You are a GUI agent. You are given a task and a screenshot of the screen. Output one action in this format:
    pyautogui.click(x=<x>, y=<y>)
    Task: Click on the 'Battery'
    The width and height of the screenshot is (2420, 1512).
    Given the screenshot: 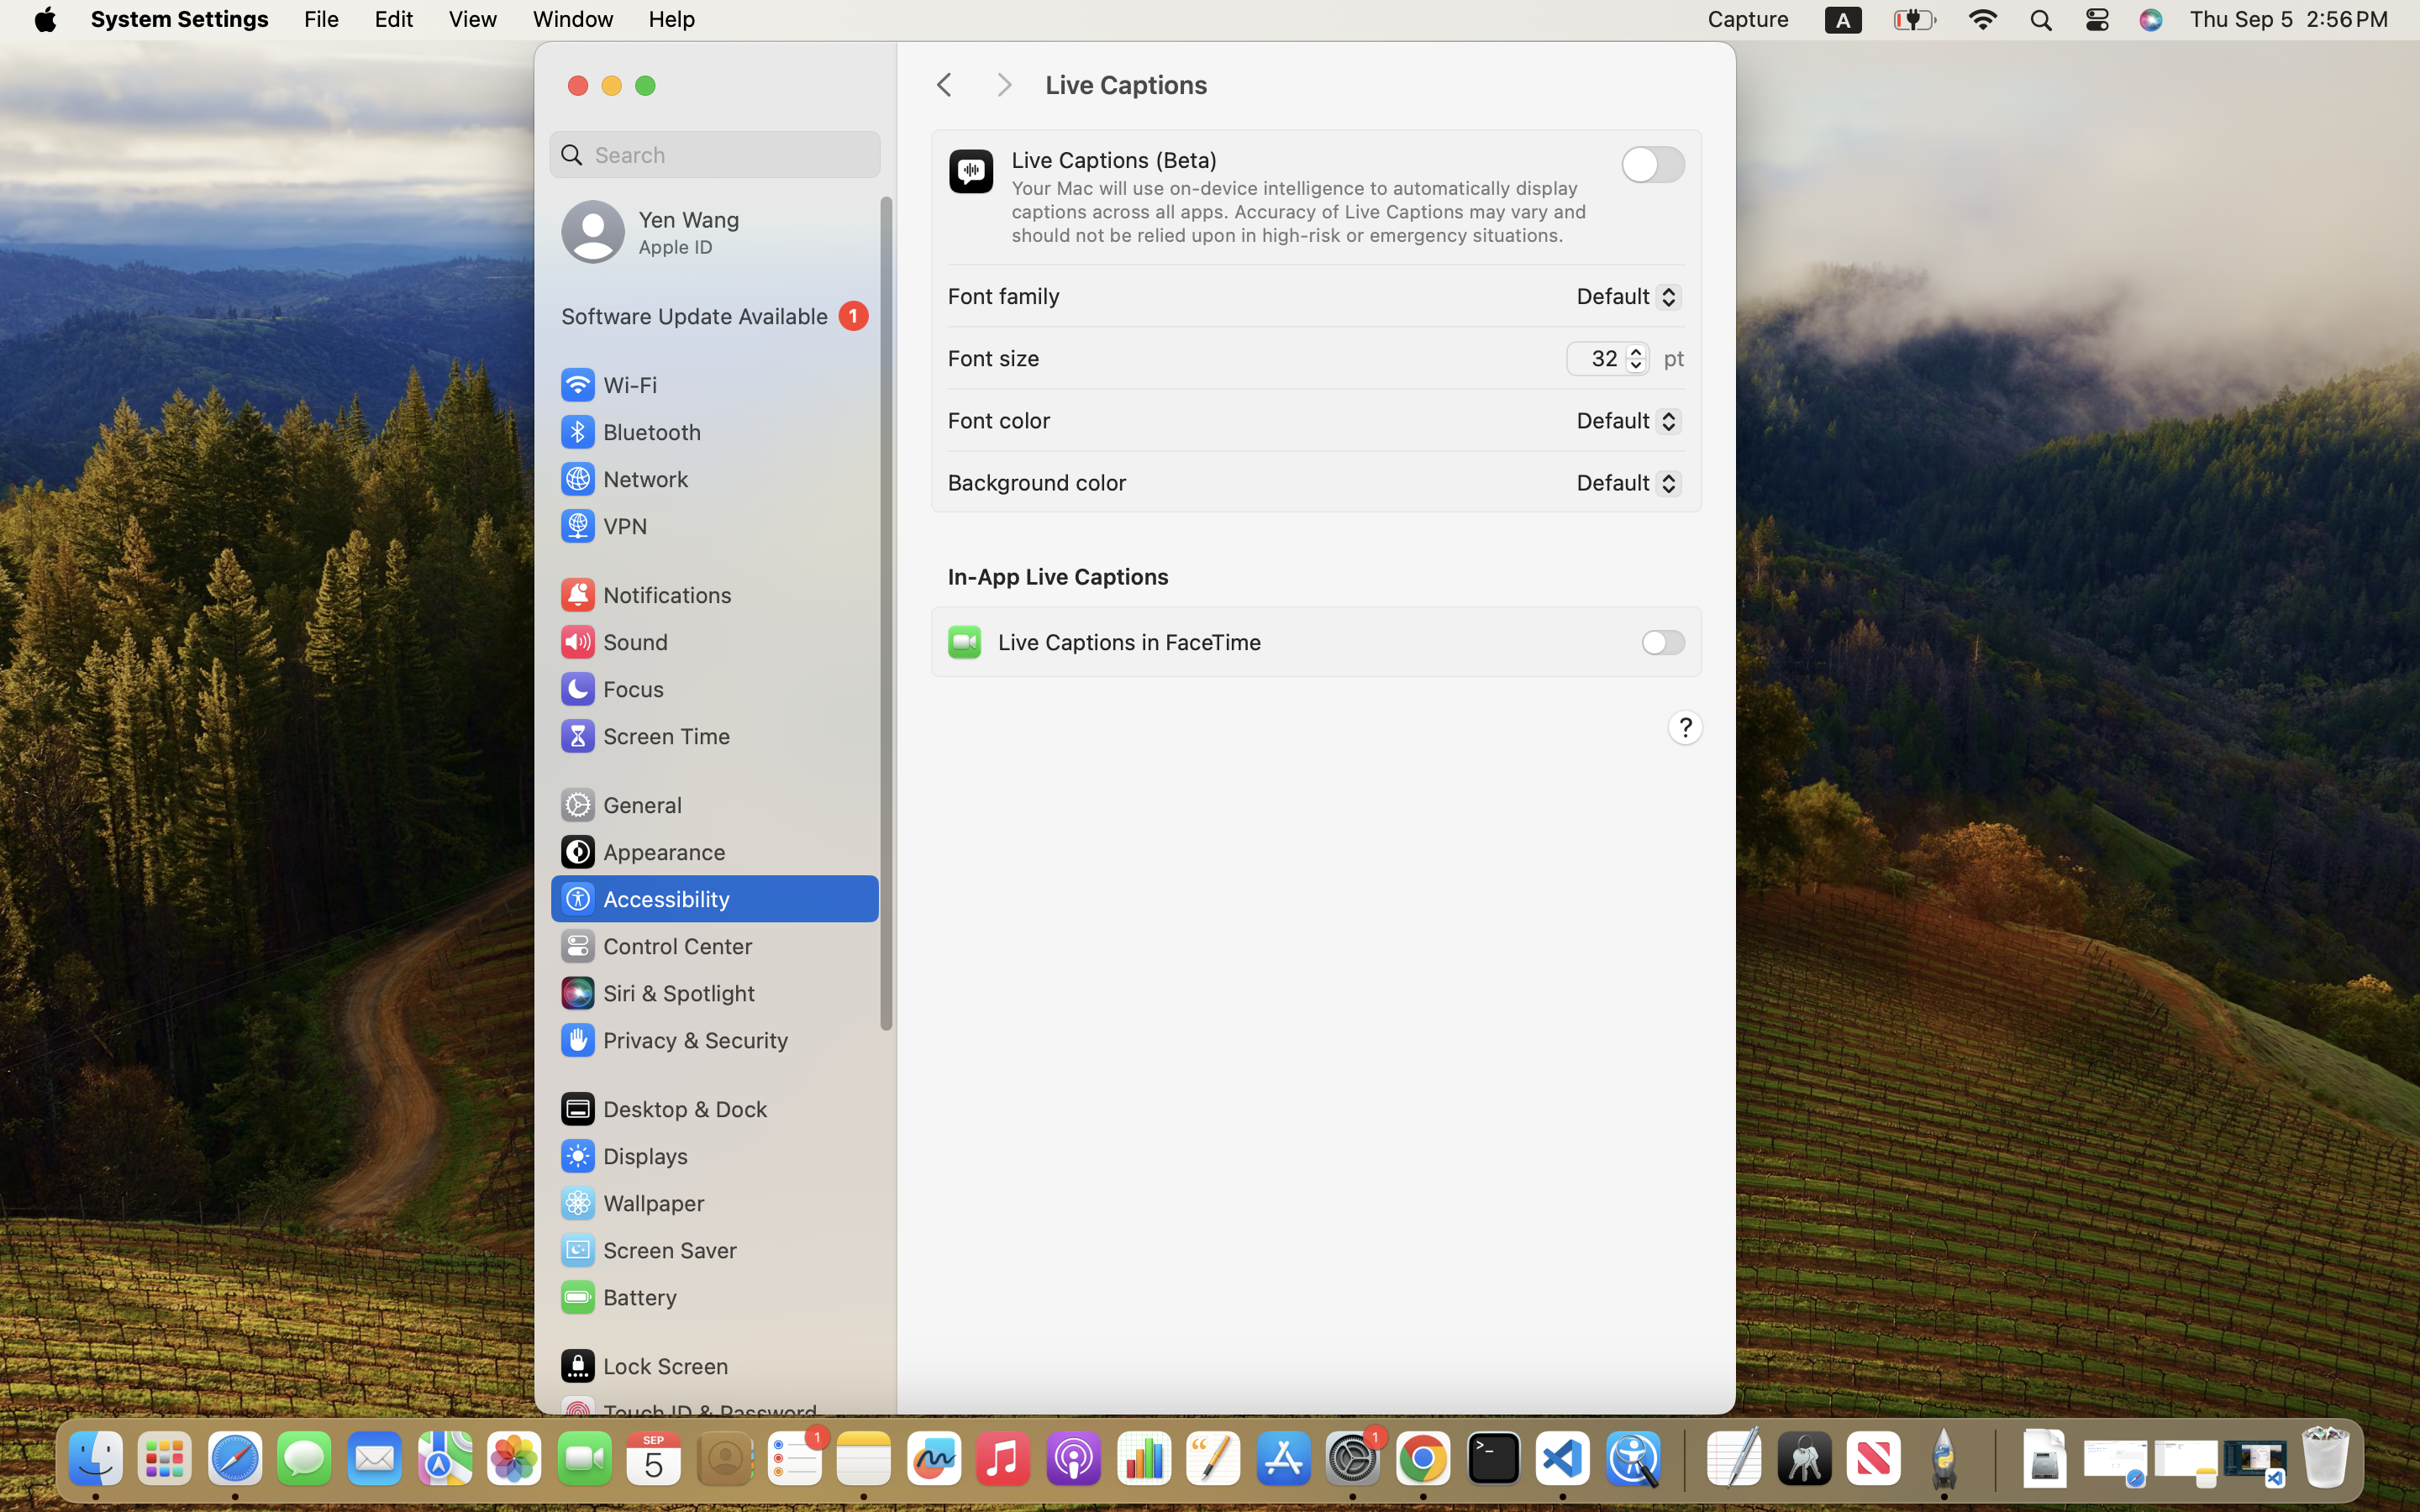 What is the action you would take?
    pyautogui.click(x=616, y=1296)
    